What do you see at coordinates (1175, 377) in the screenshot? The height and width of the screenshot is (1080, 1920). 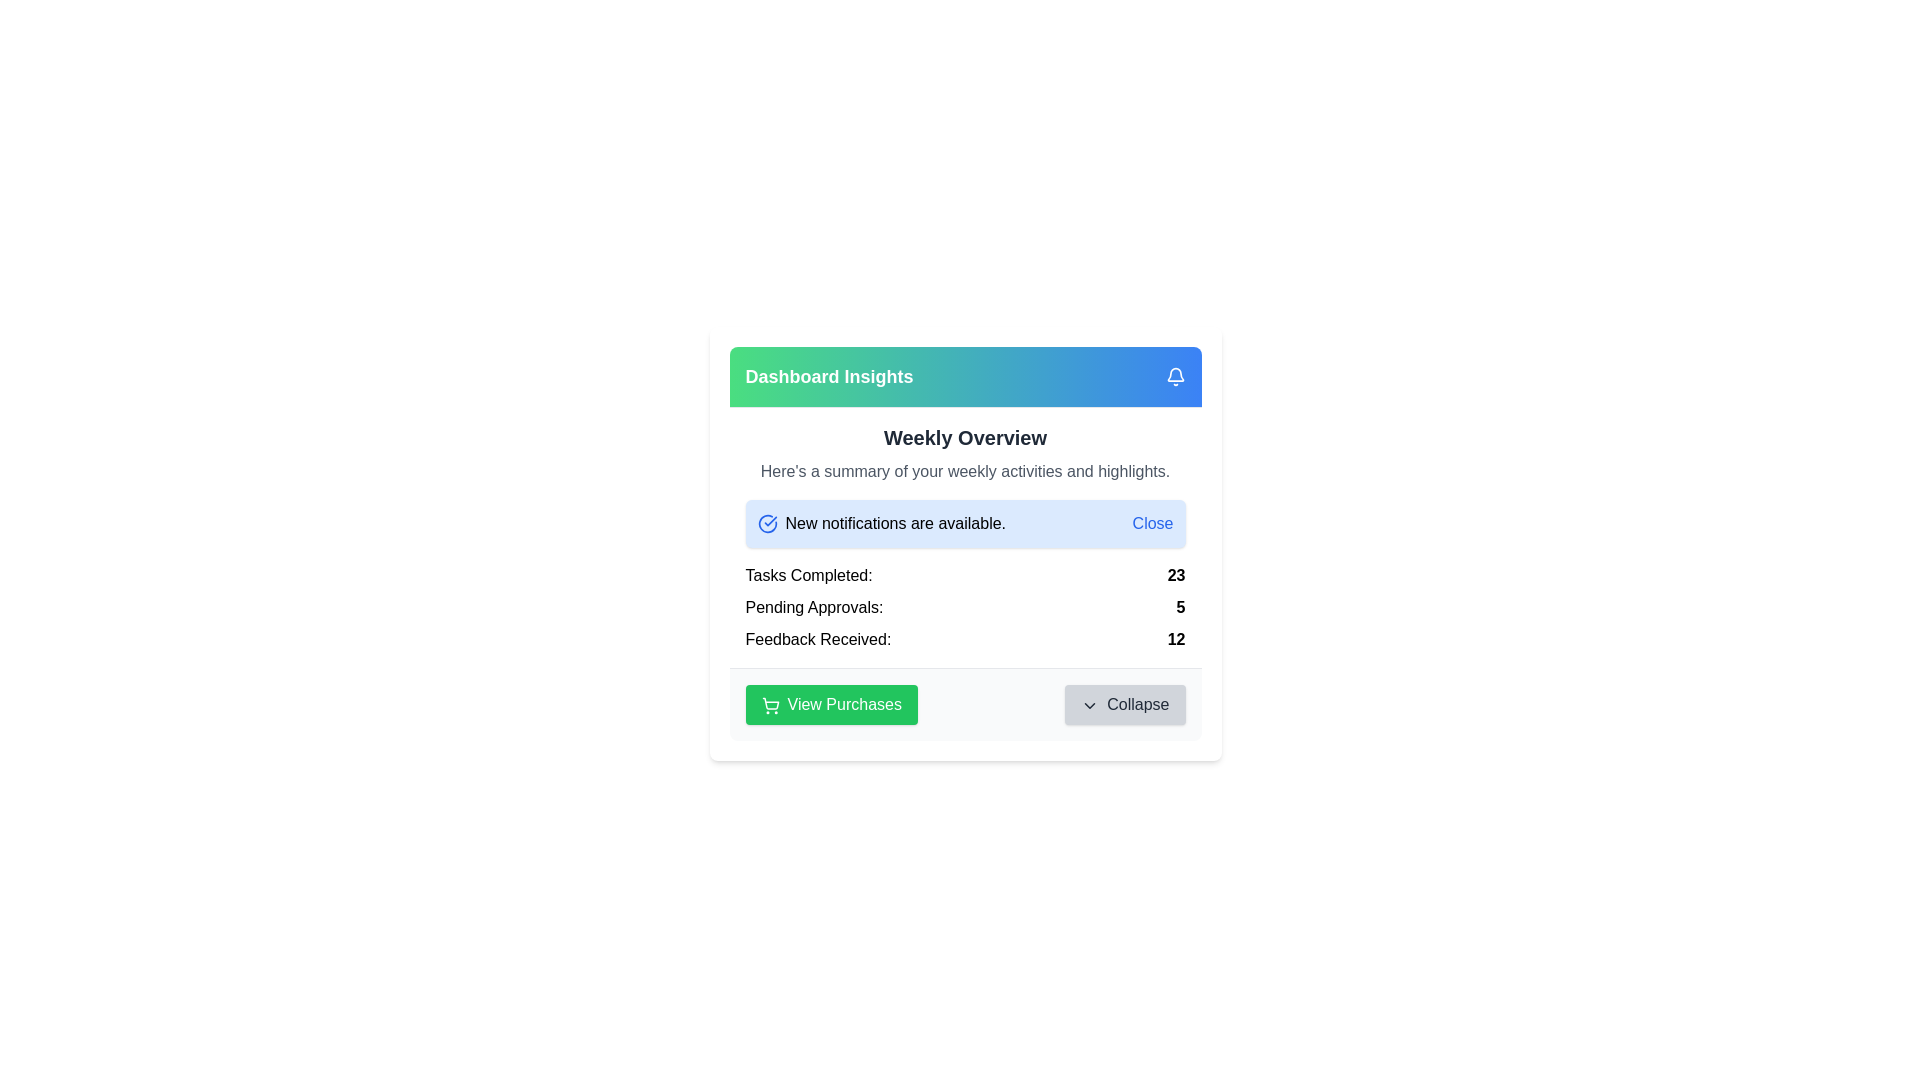 I see `the bell-shaped notification icon, which is white on a blue background and located at the top-right corner of the 'Dashboard Insights' header section, adjacent to the text 'Dashboard Insights'` at bounding box center [1175, 377].